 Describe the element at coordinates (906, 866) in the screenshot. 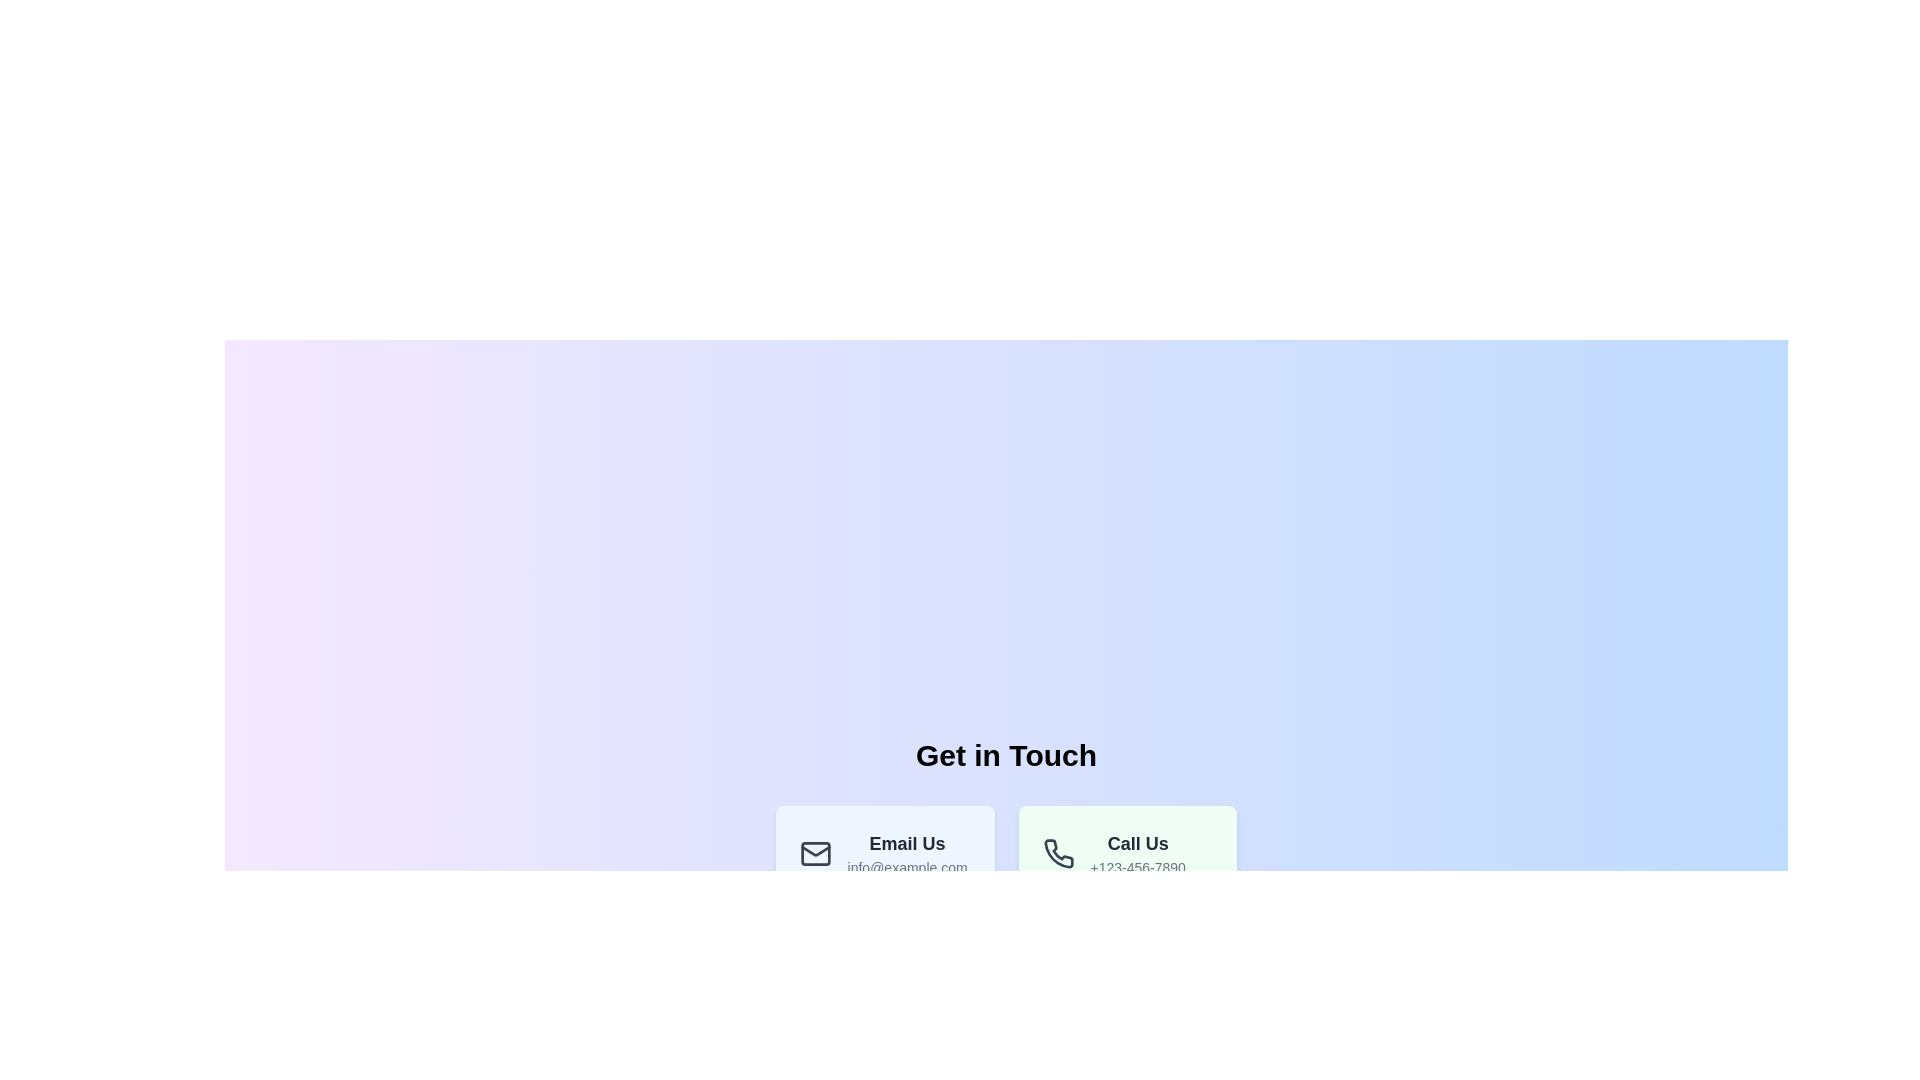

I see `the email address displayed below the 'Email Us' heading` at that location.